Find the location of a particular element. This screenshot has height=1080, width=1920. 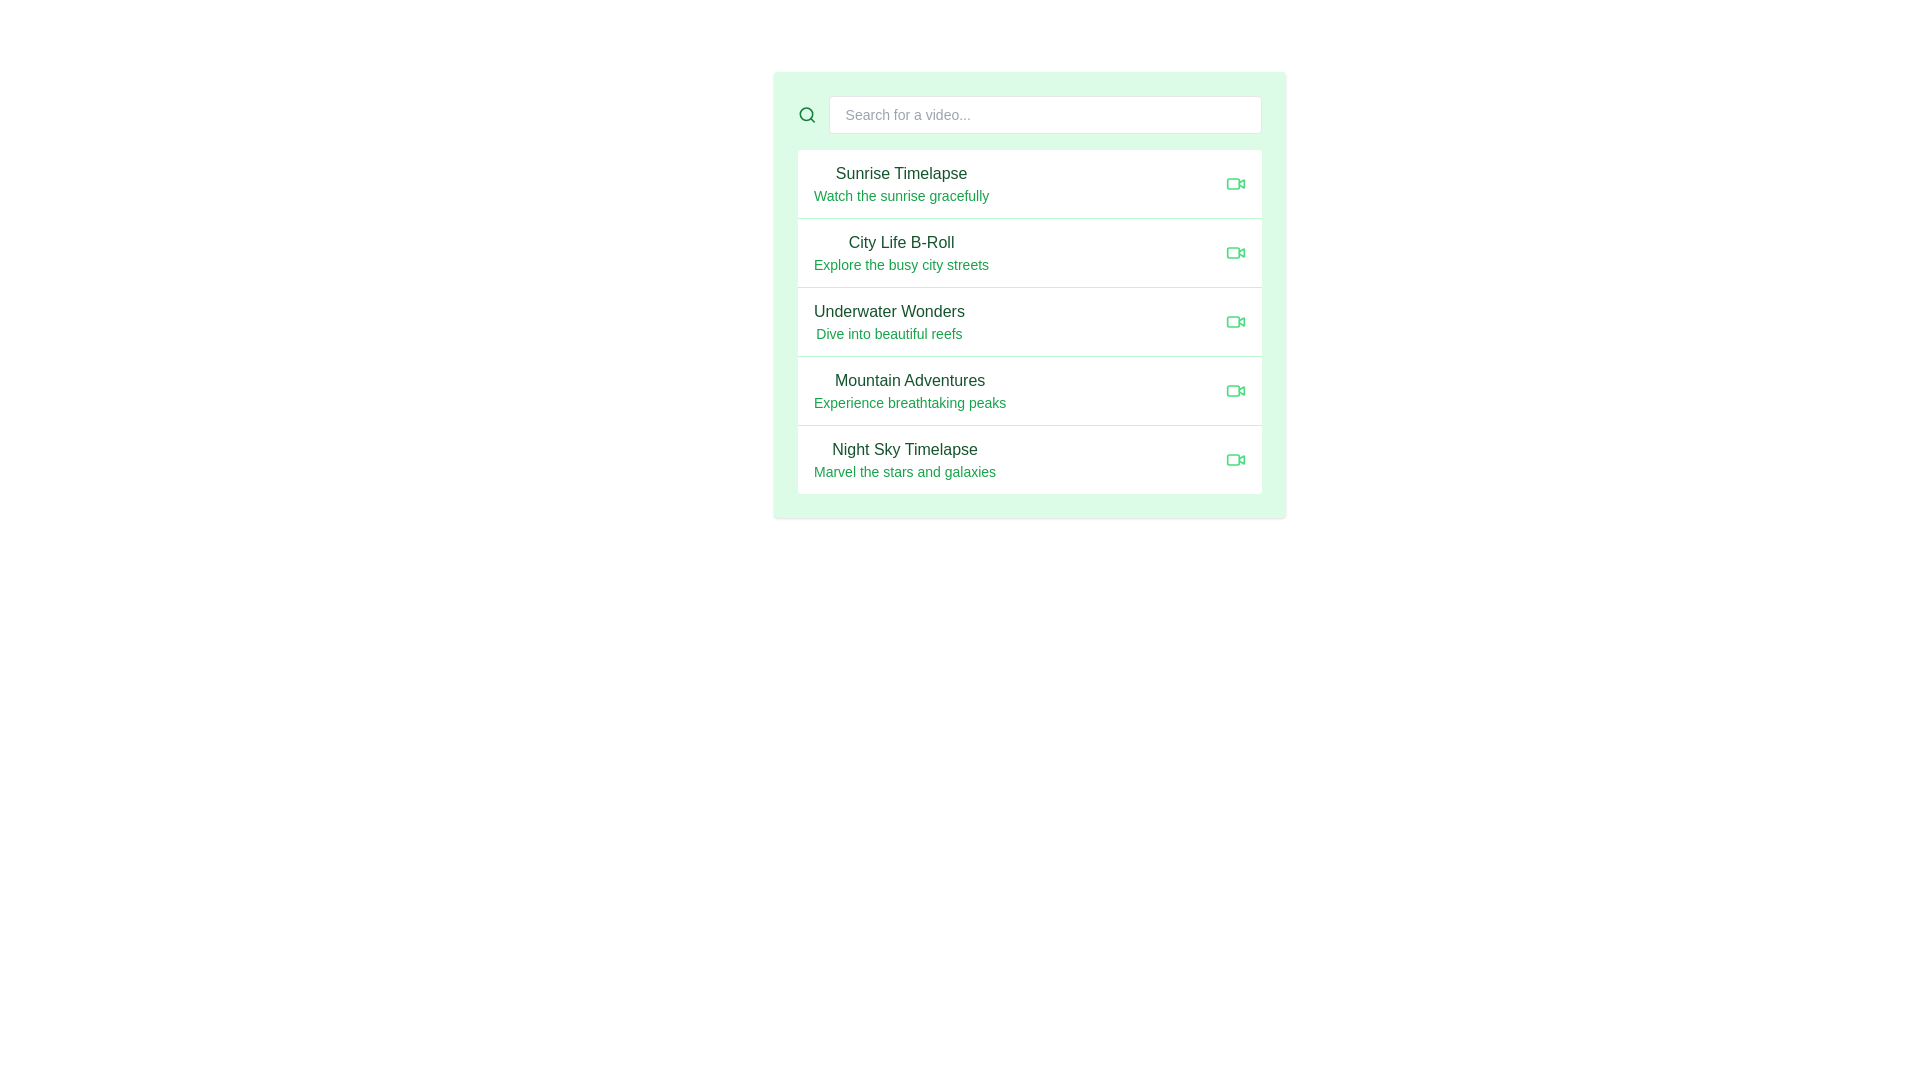

the list item labeled 'Mountain Adventures', which is the fourth item in the vertical list of video topics is located at coordinates (909, 390).